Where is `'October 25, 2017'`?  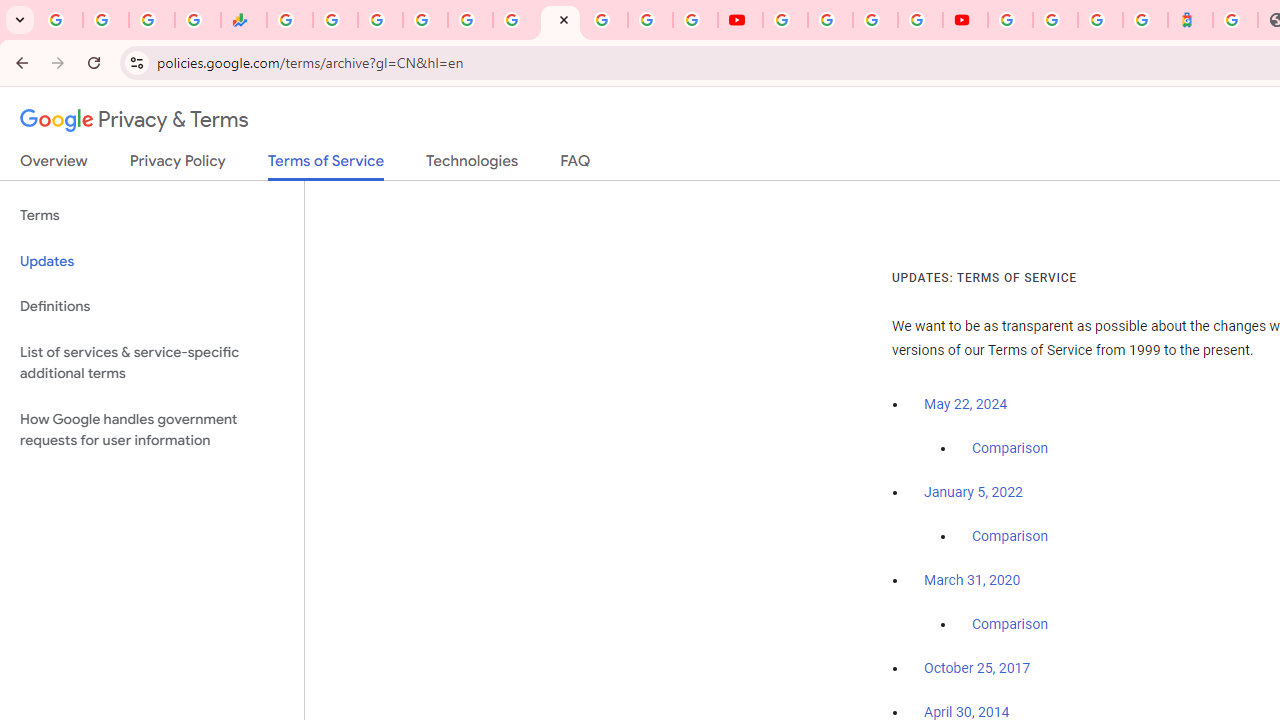 'October 25, 2017' is located at coordinates (977, 669).